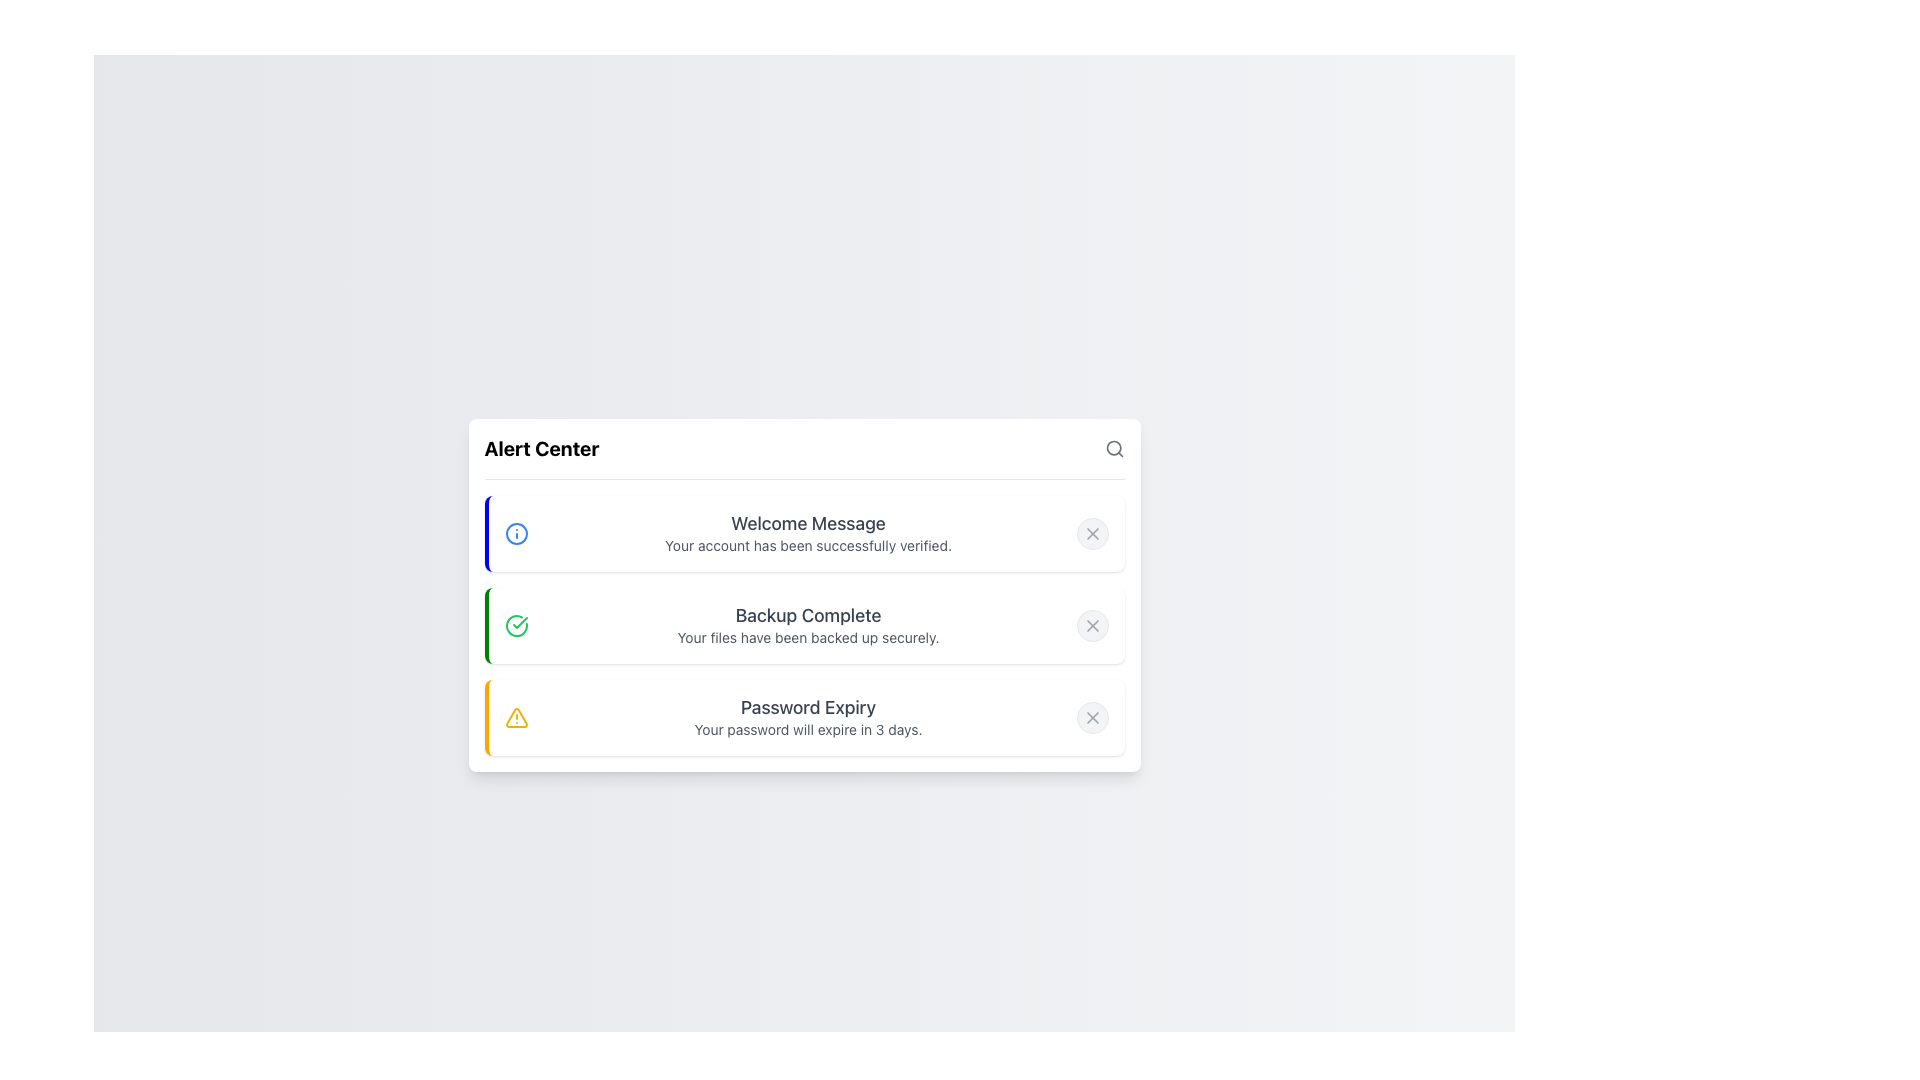 This screenshot has width=1920, height=1080. What do you see at coordinates (804, 624) in the screenshot?
I see `the informational alert box indicating the successful completion of a file backup operation, which is the second alert in the 'Alert Center' section` at bounding box center [804, 624].